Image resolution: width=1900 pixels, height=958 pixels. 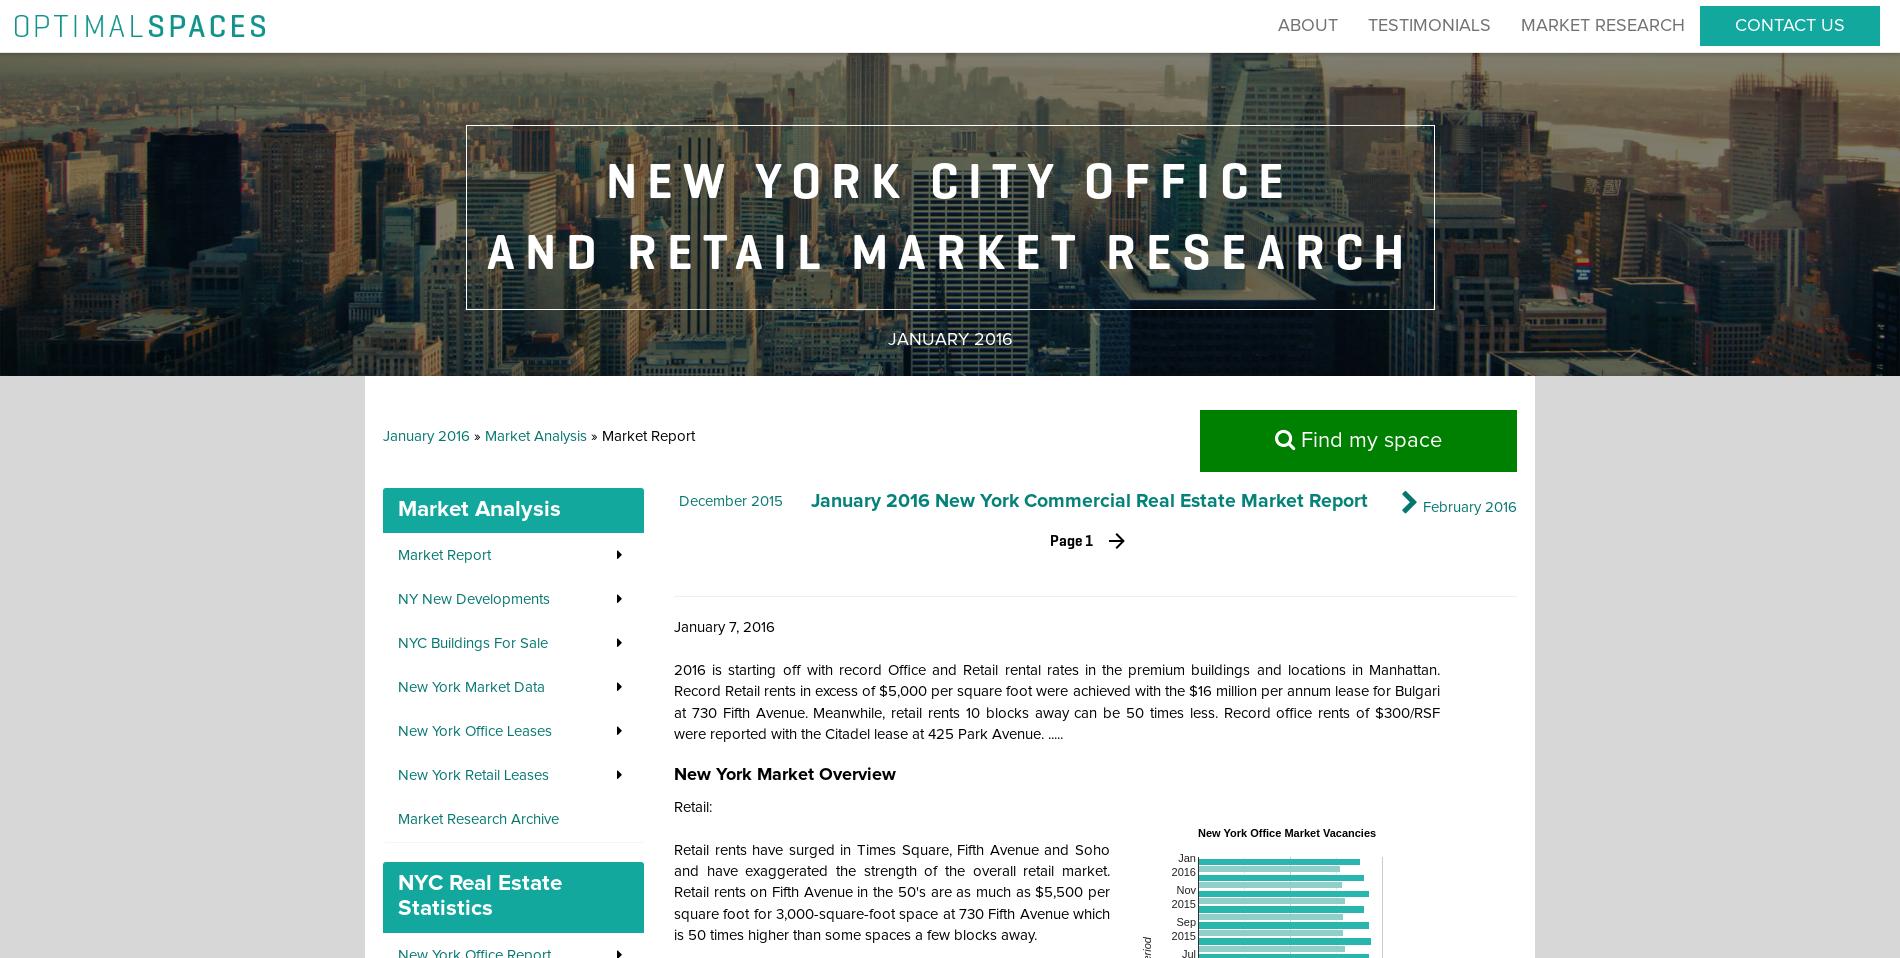 I want to click on 'New York Retail Leases', so click(x=472, y=775).